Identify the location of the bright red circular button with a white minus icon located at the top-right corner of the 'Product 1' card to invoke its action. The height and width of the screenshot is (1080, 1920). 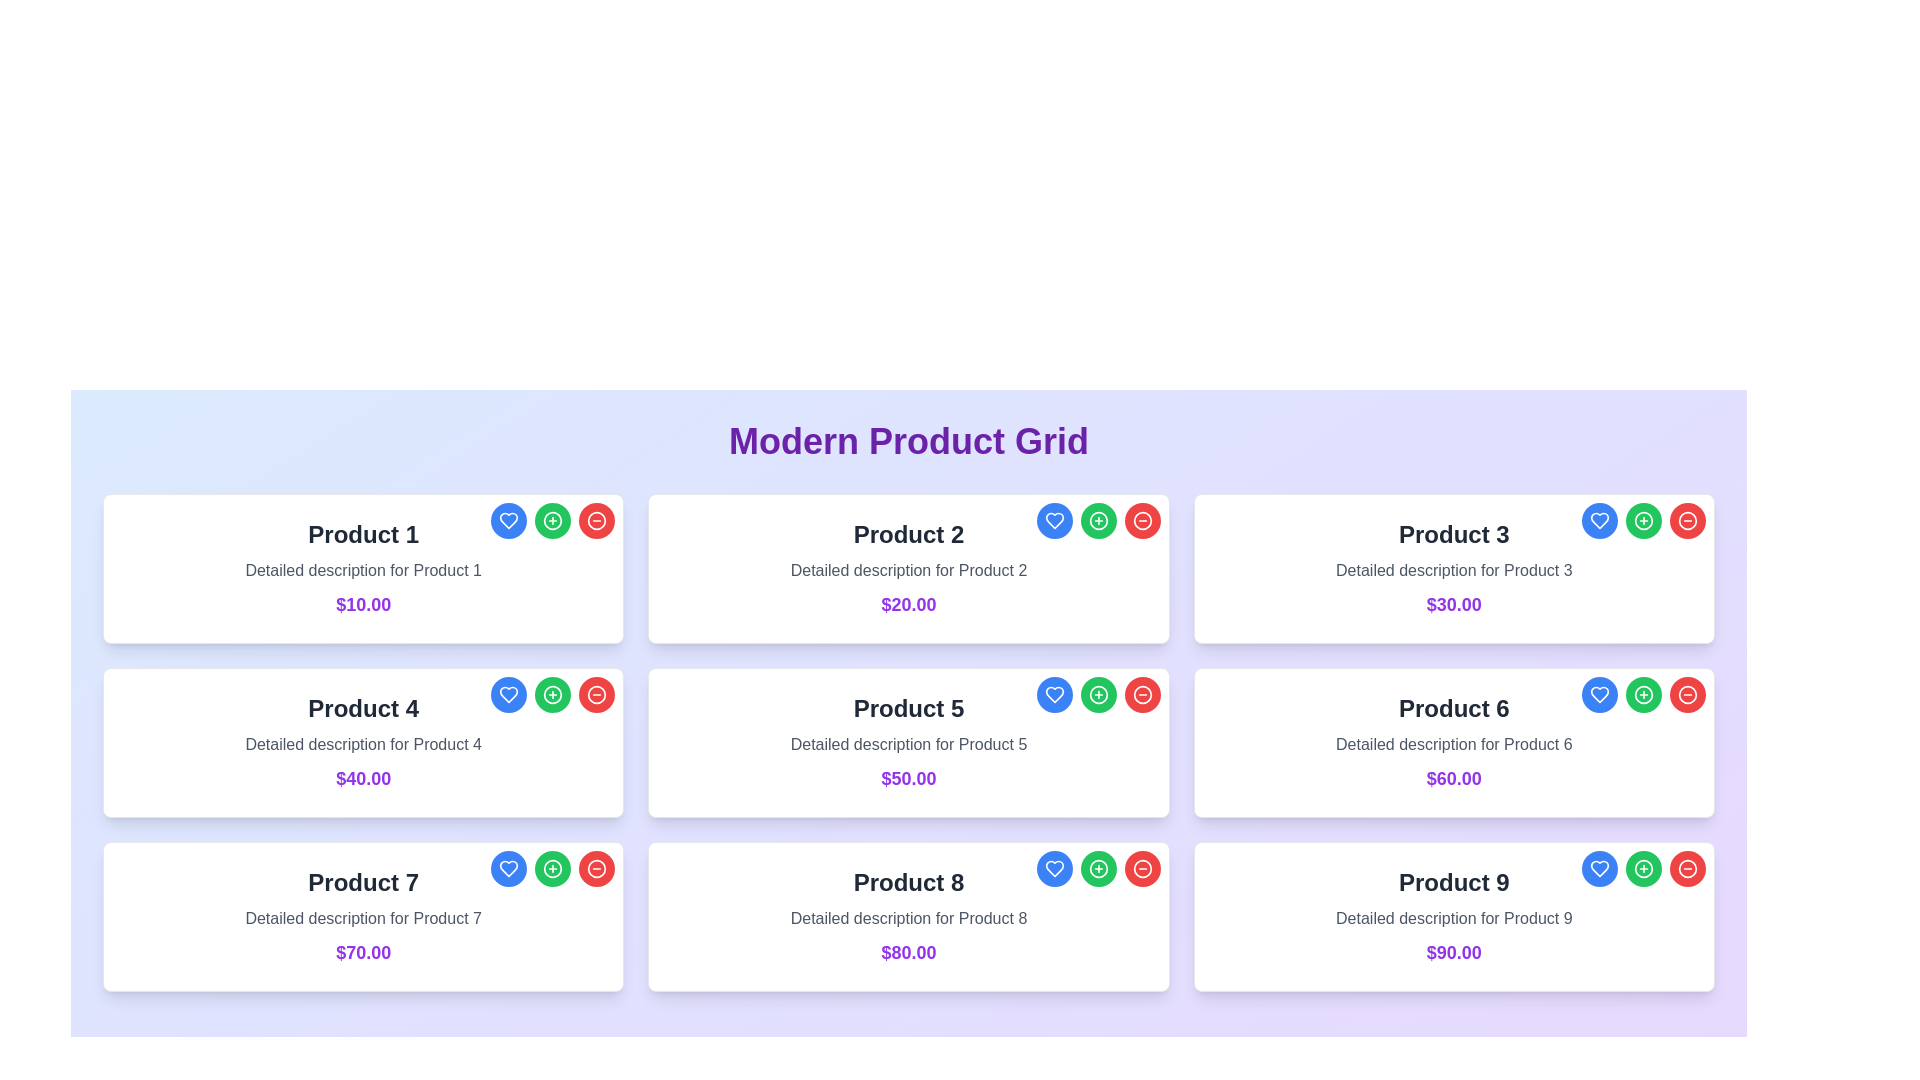
(596, 519).